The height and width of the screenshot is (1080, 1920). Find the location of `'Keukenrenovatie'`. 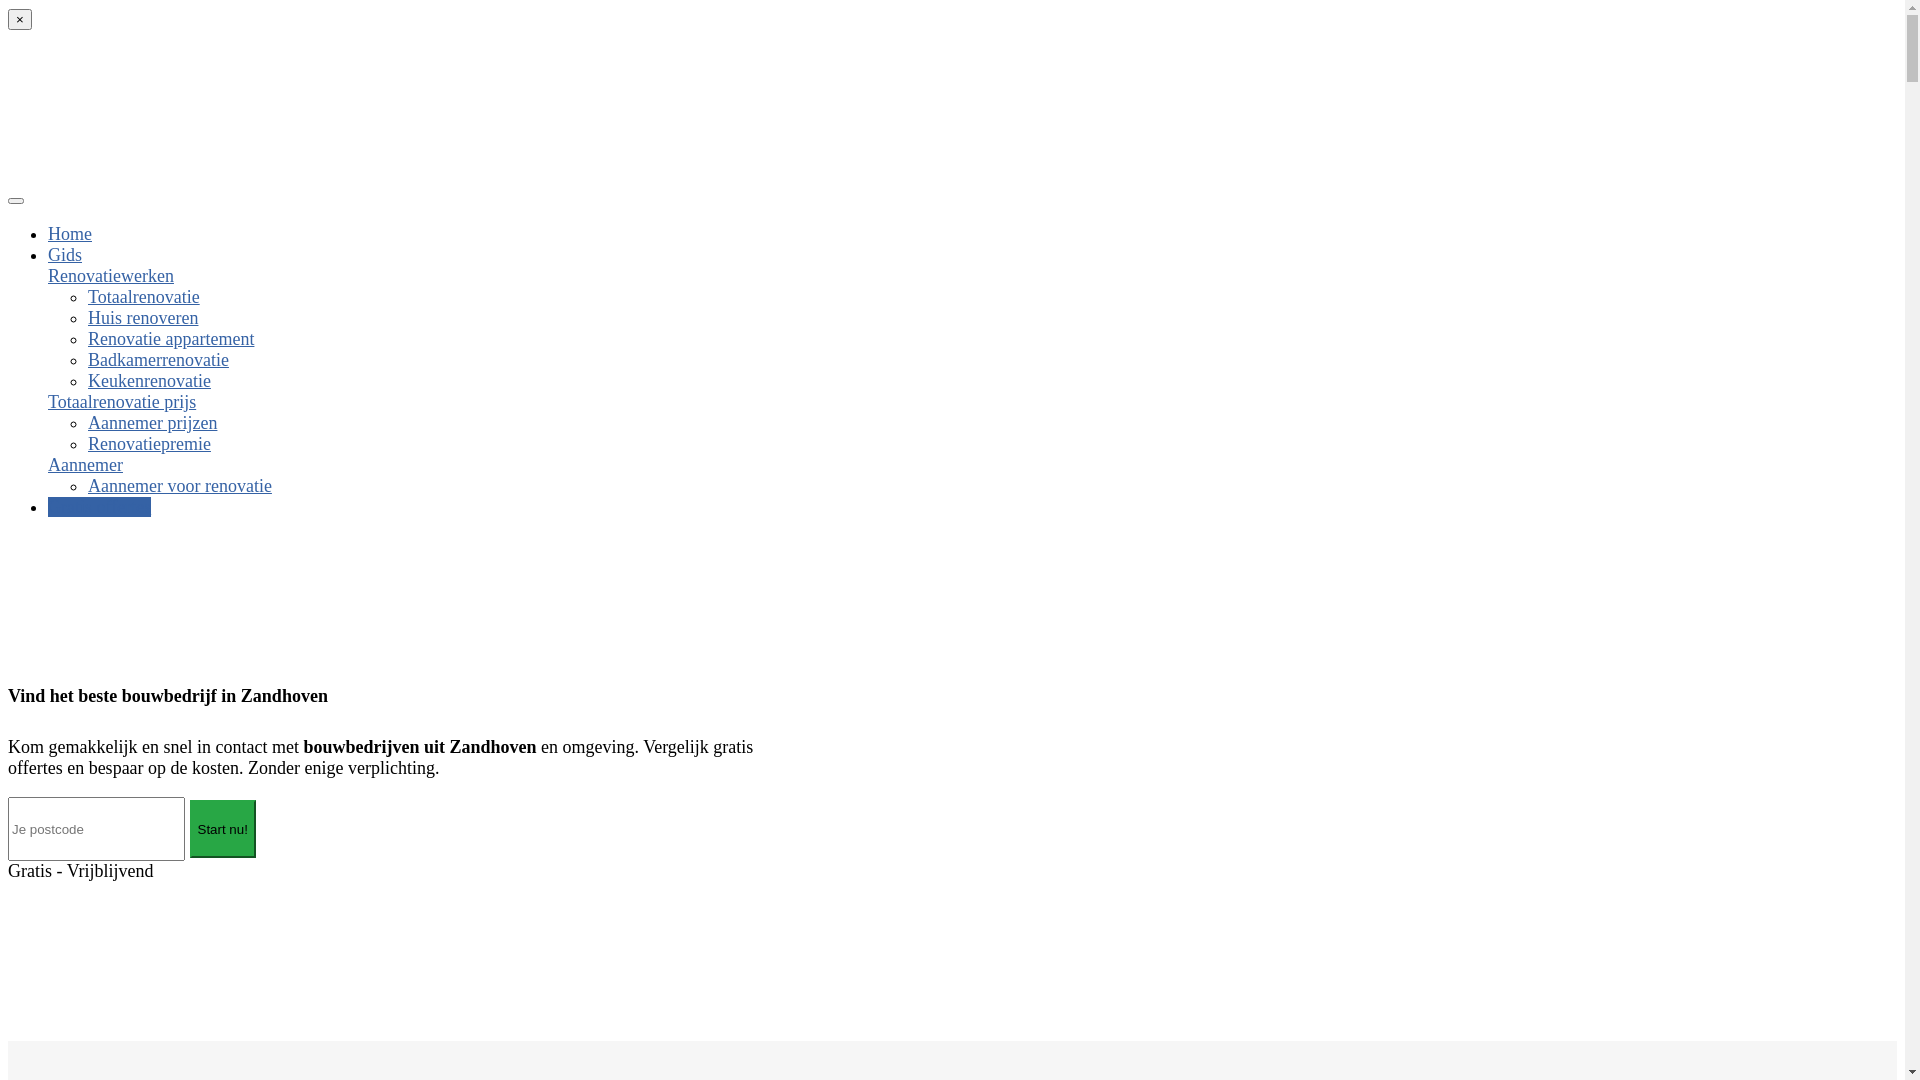

'Keukenrenovatie' is located at coordinates (86, 381).